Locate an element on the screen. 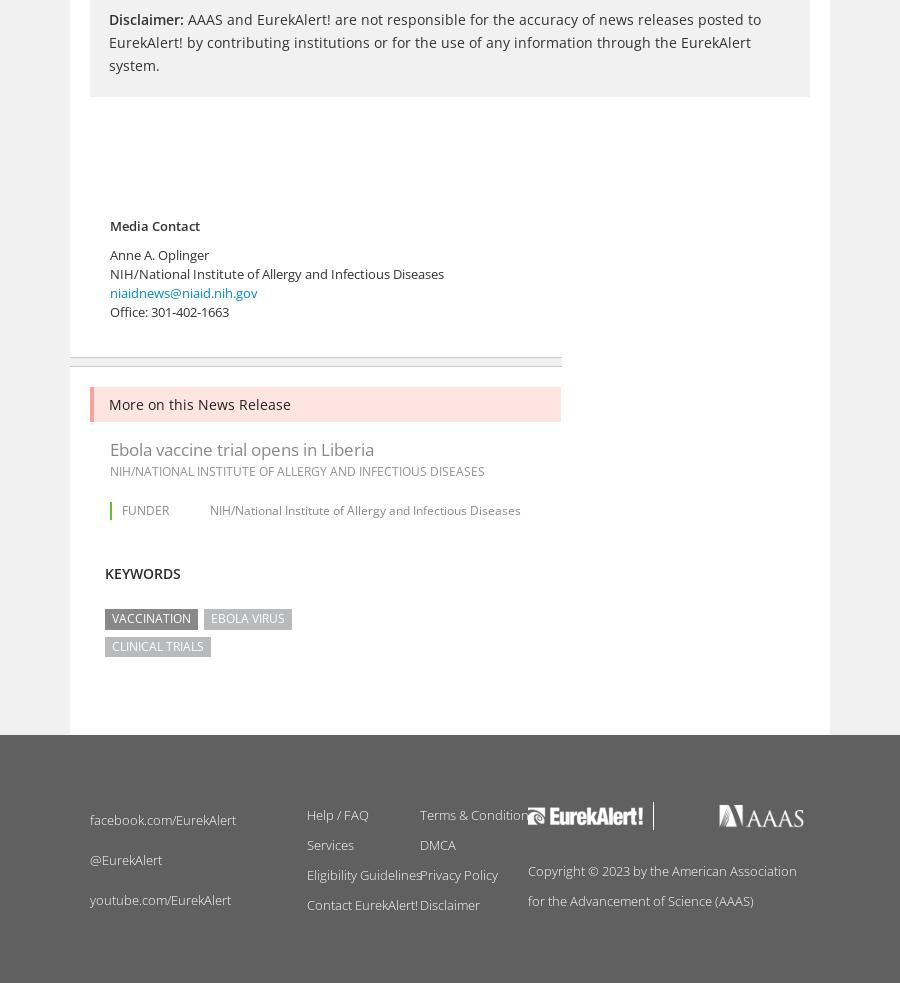 The height and width of the screenshot is (983, 900). 'Media Contact' is located at coordinates (108, 225).